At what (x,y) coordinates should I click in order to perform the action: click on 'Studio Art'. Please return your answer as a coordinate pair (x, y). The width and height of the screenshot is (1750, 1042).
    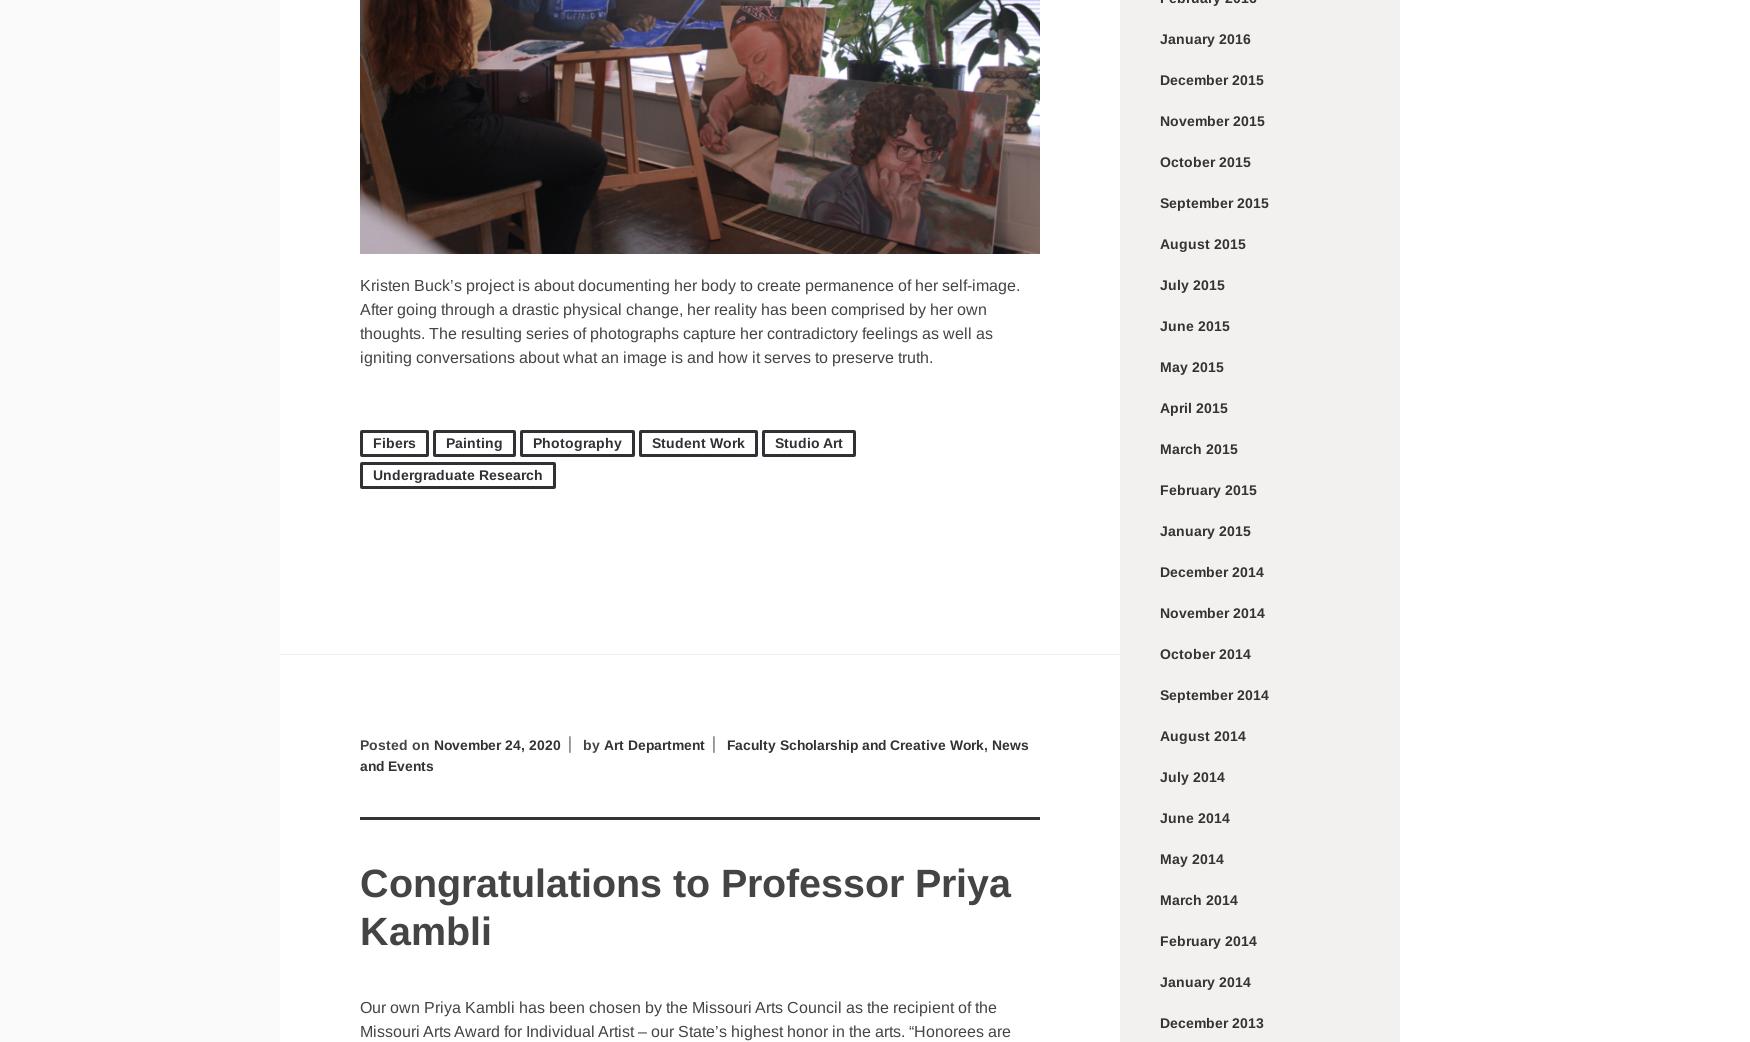
    Looking at the image, I should click on (774, 442).